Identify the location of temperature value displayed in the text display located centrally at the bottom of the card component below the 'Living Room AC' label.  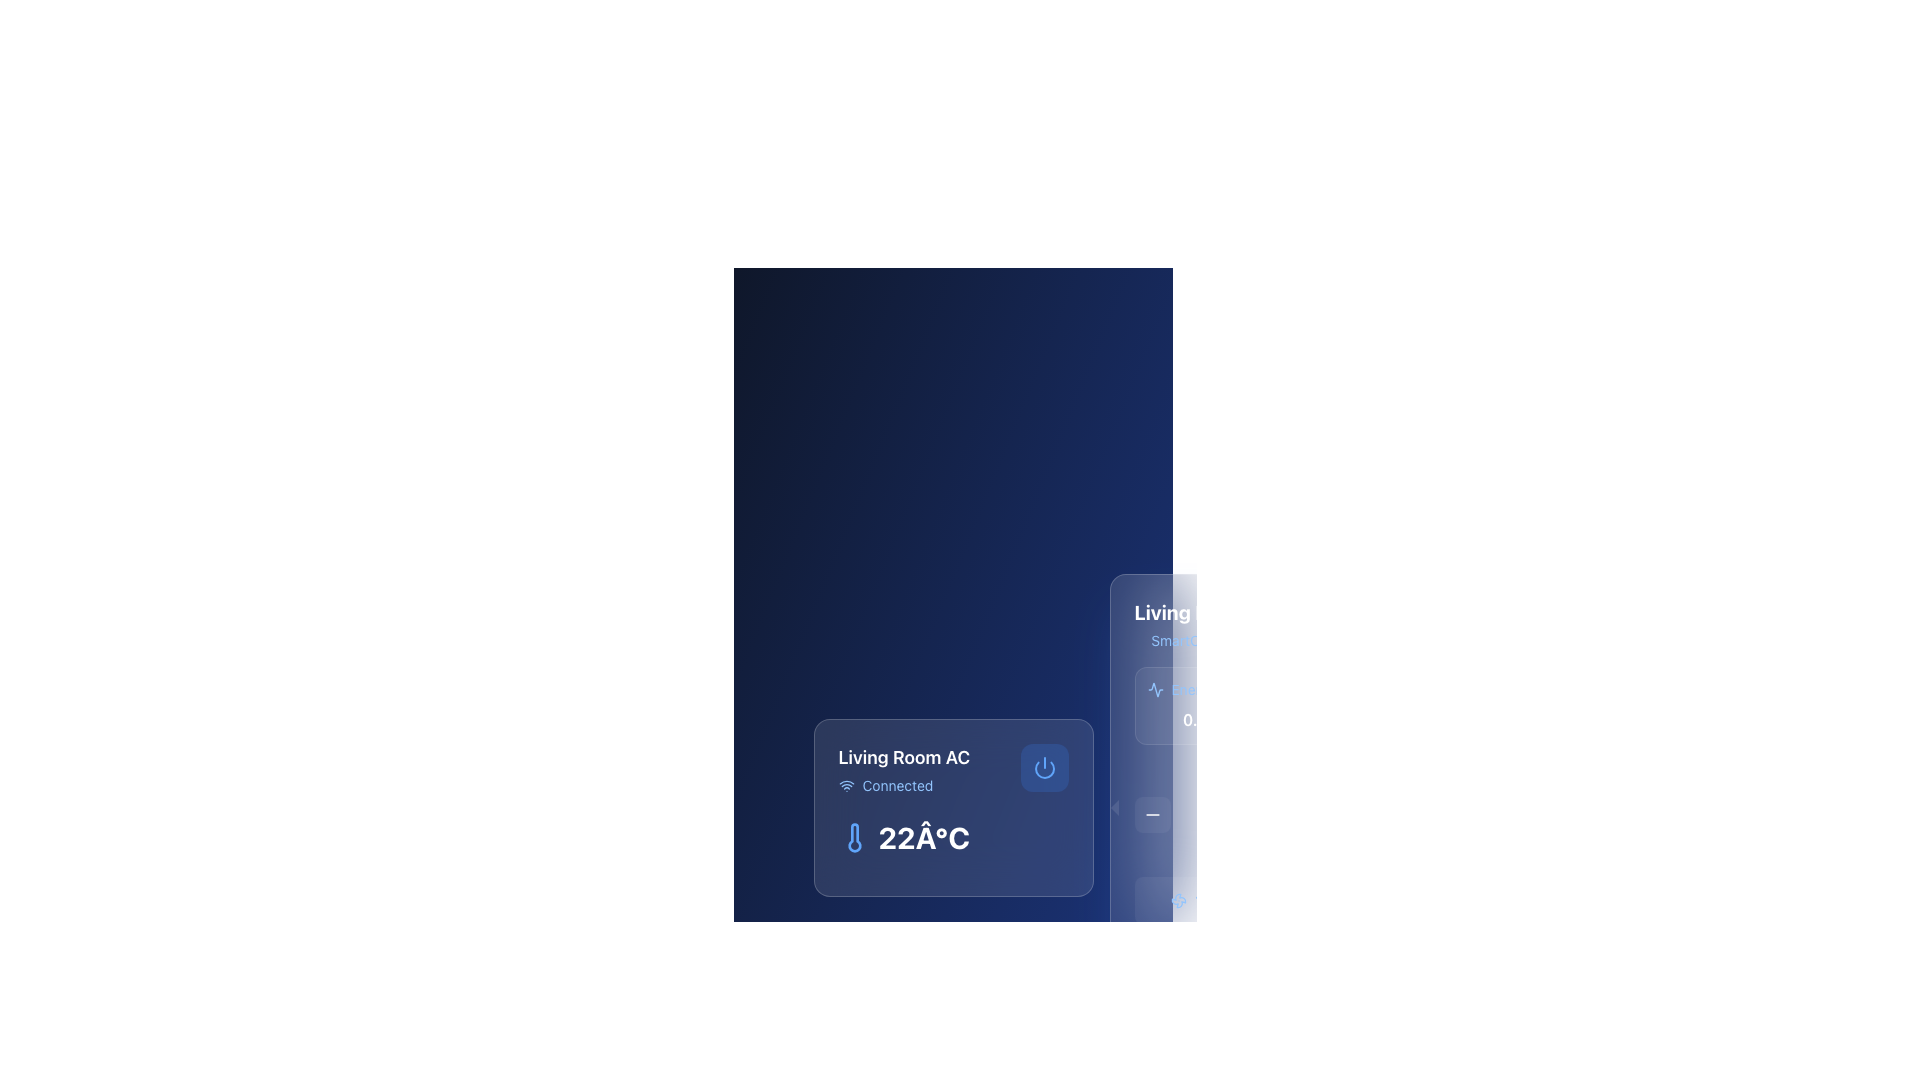
(952, 837).